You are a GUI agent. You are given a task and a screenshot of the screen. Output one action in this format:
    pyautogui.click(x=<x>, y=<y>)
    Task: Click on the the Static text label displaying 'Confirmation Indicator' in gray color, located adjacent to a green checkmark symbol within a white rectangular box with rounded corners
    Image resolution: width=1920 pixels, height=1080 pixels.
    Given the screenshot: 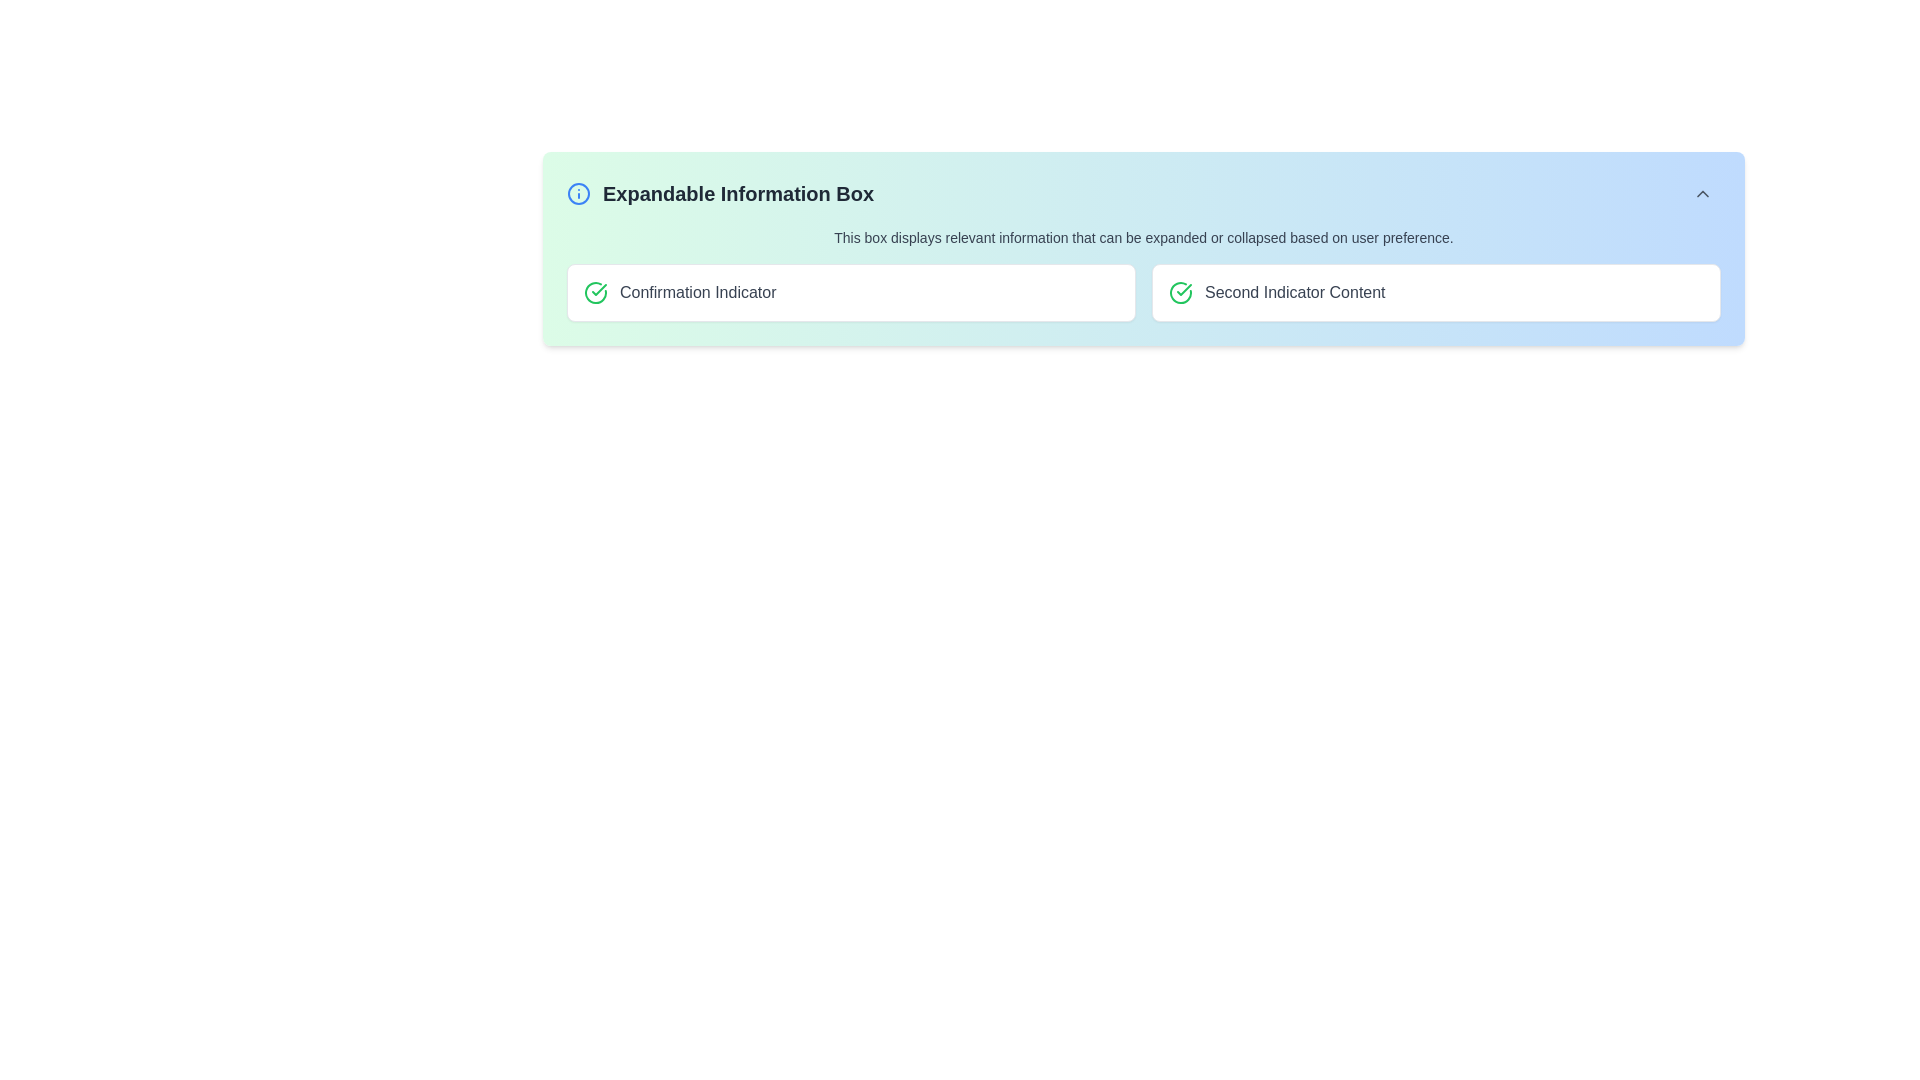 What is the action you would take?
    pyautogui.click(x=698, y=293)
    